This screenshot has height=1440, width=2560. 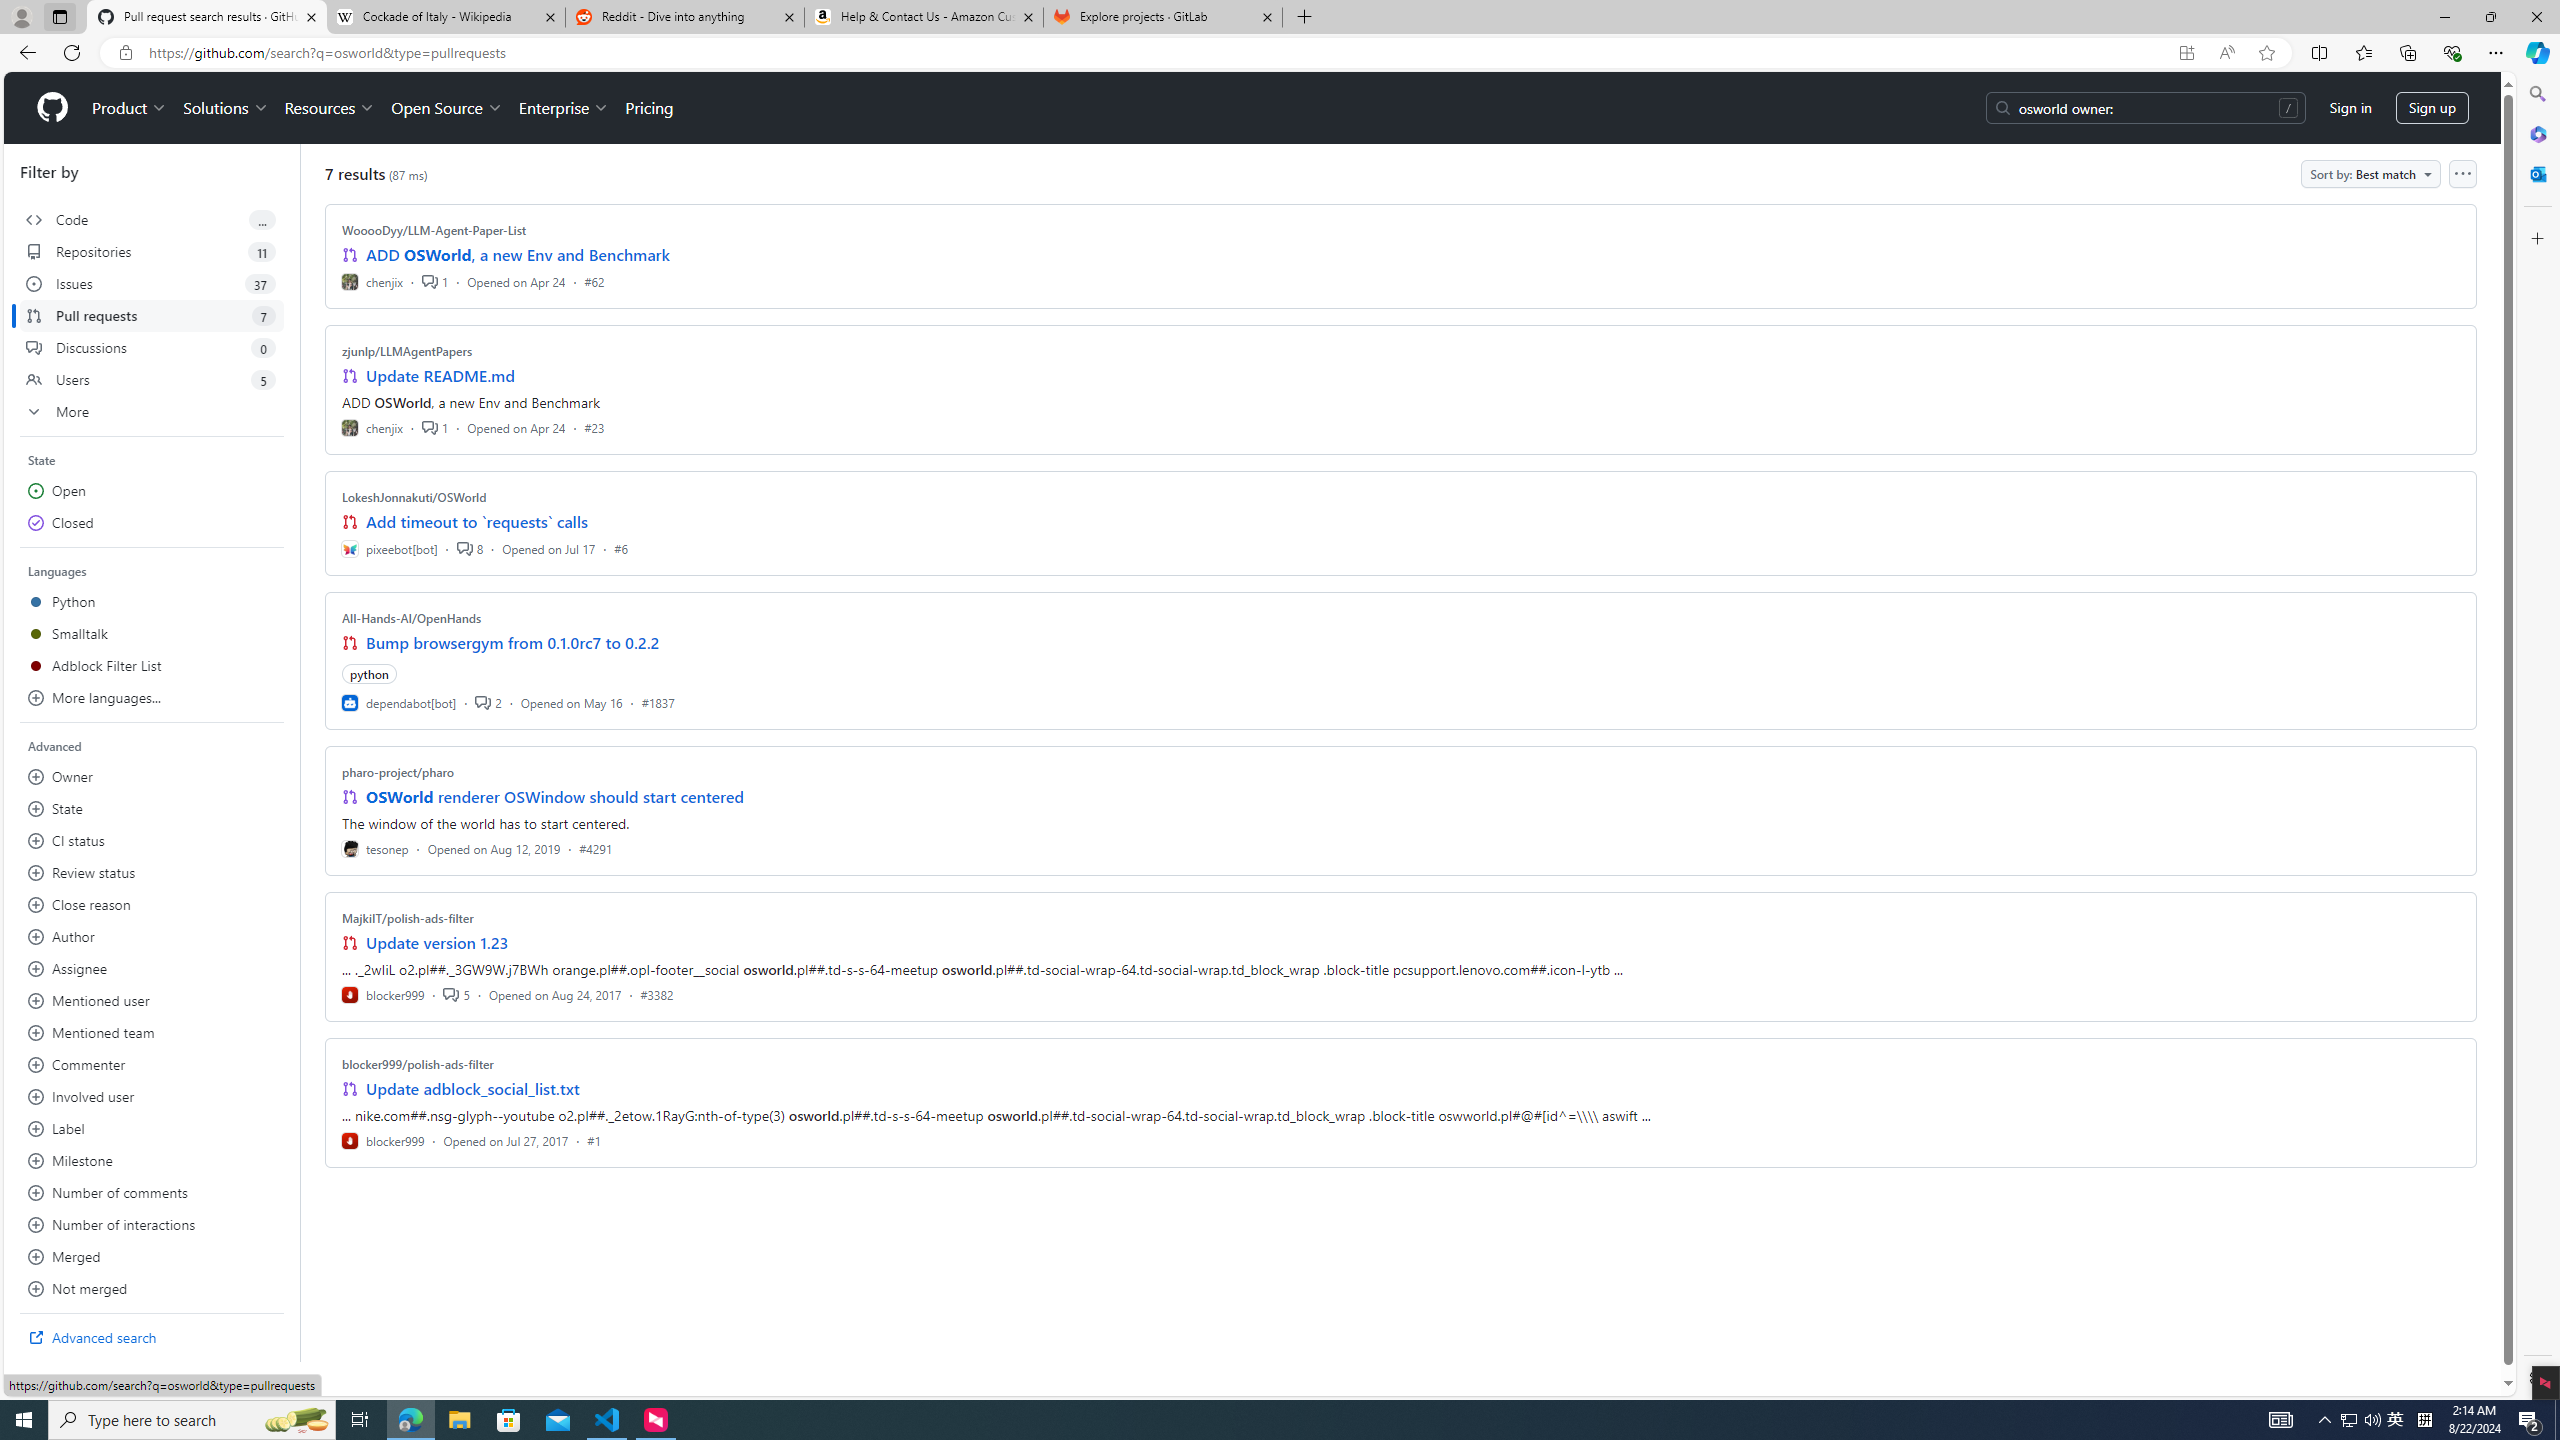 I want to click on 'Advanced search', so click(x=151, y=1336).